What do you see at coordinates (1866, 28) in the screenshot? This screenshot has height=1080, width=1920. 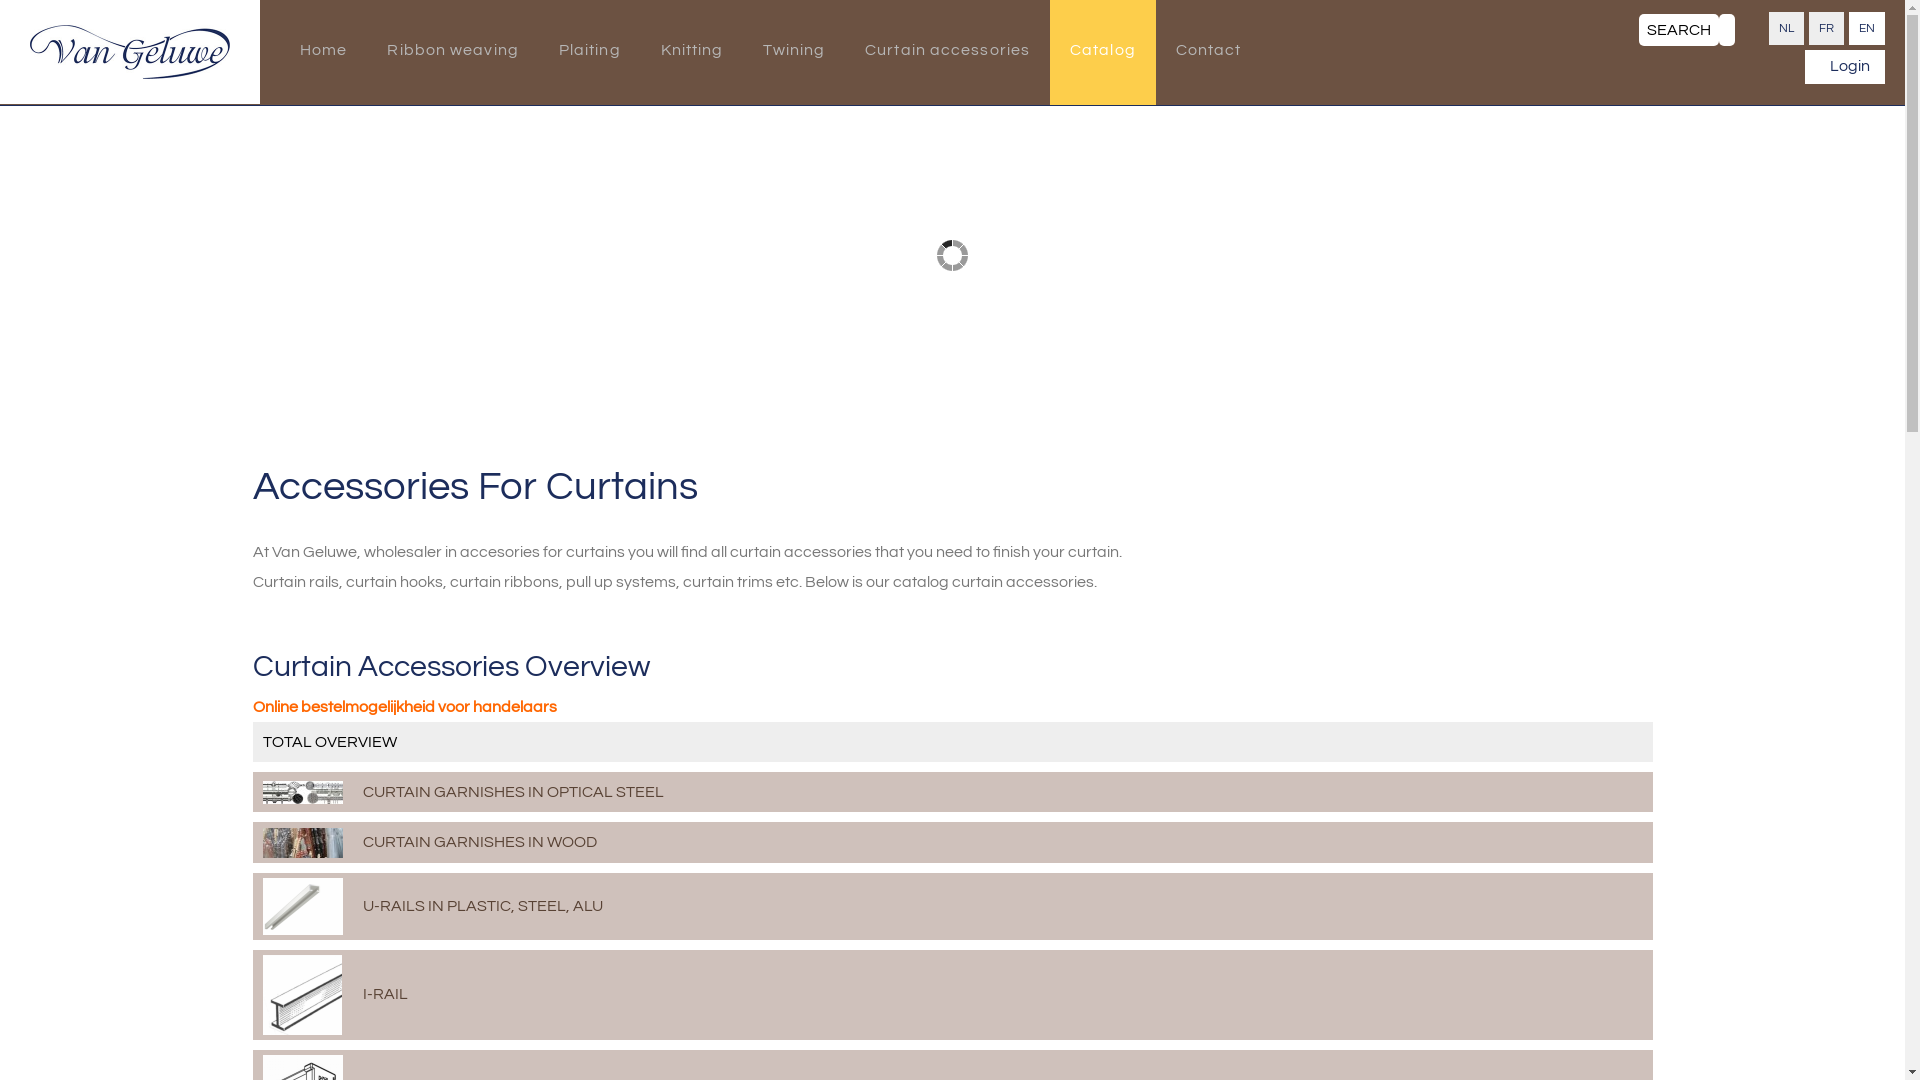 I see `'EN'` at bounding box center [1866, 28].